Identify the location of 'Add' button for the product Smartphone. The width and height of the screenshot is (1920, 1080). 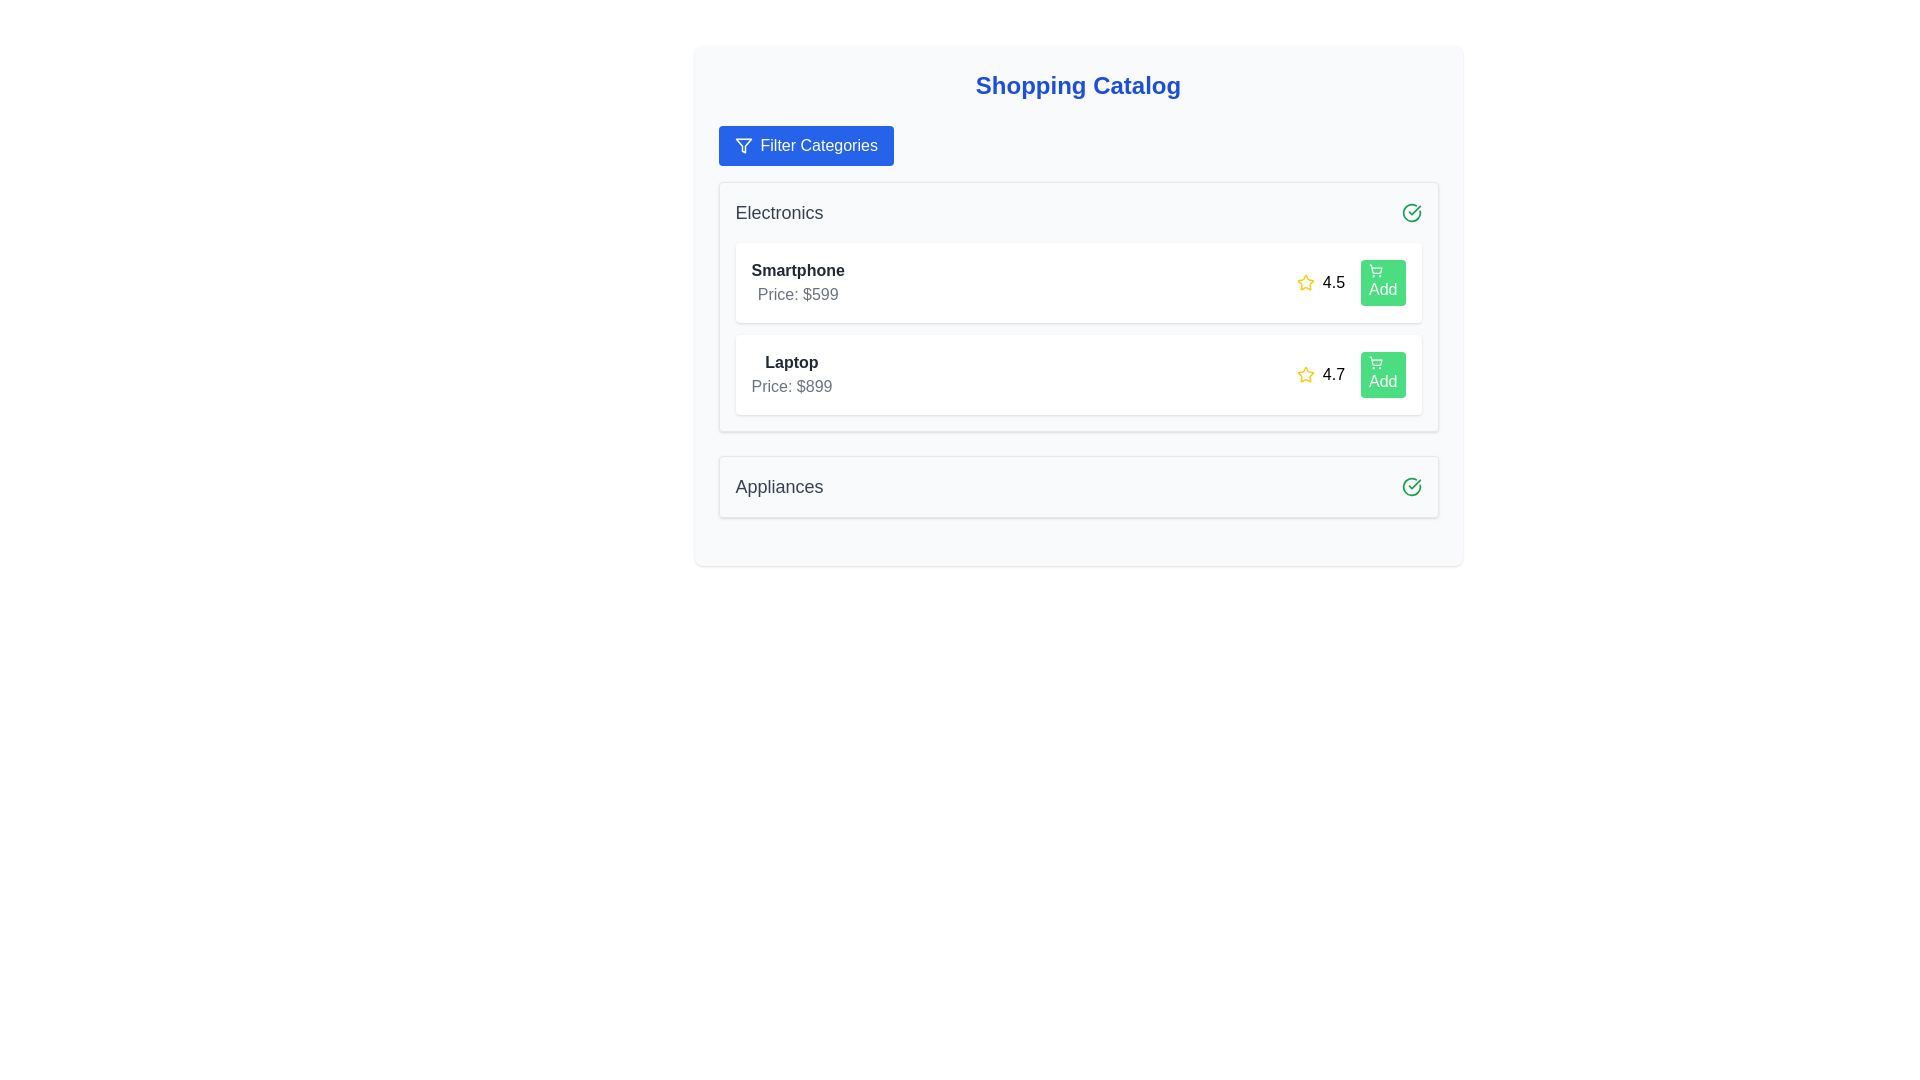
(1382, 282).